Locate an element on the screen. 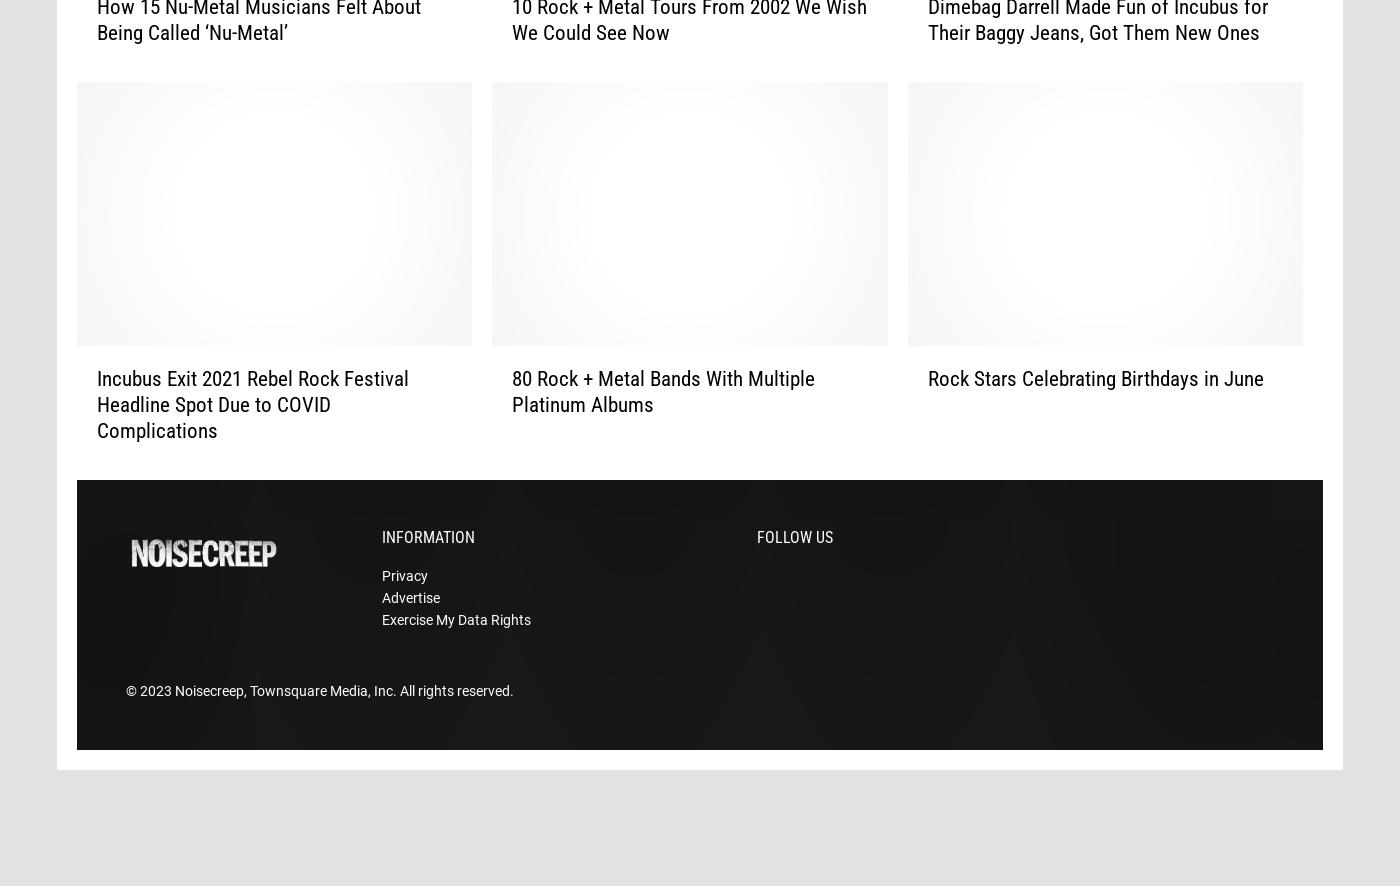  '. All rights reserved.' is located at coordinates (453, 722).